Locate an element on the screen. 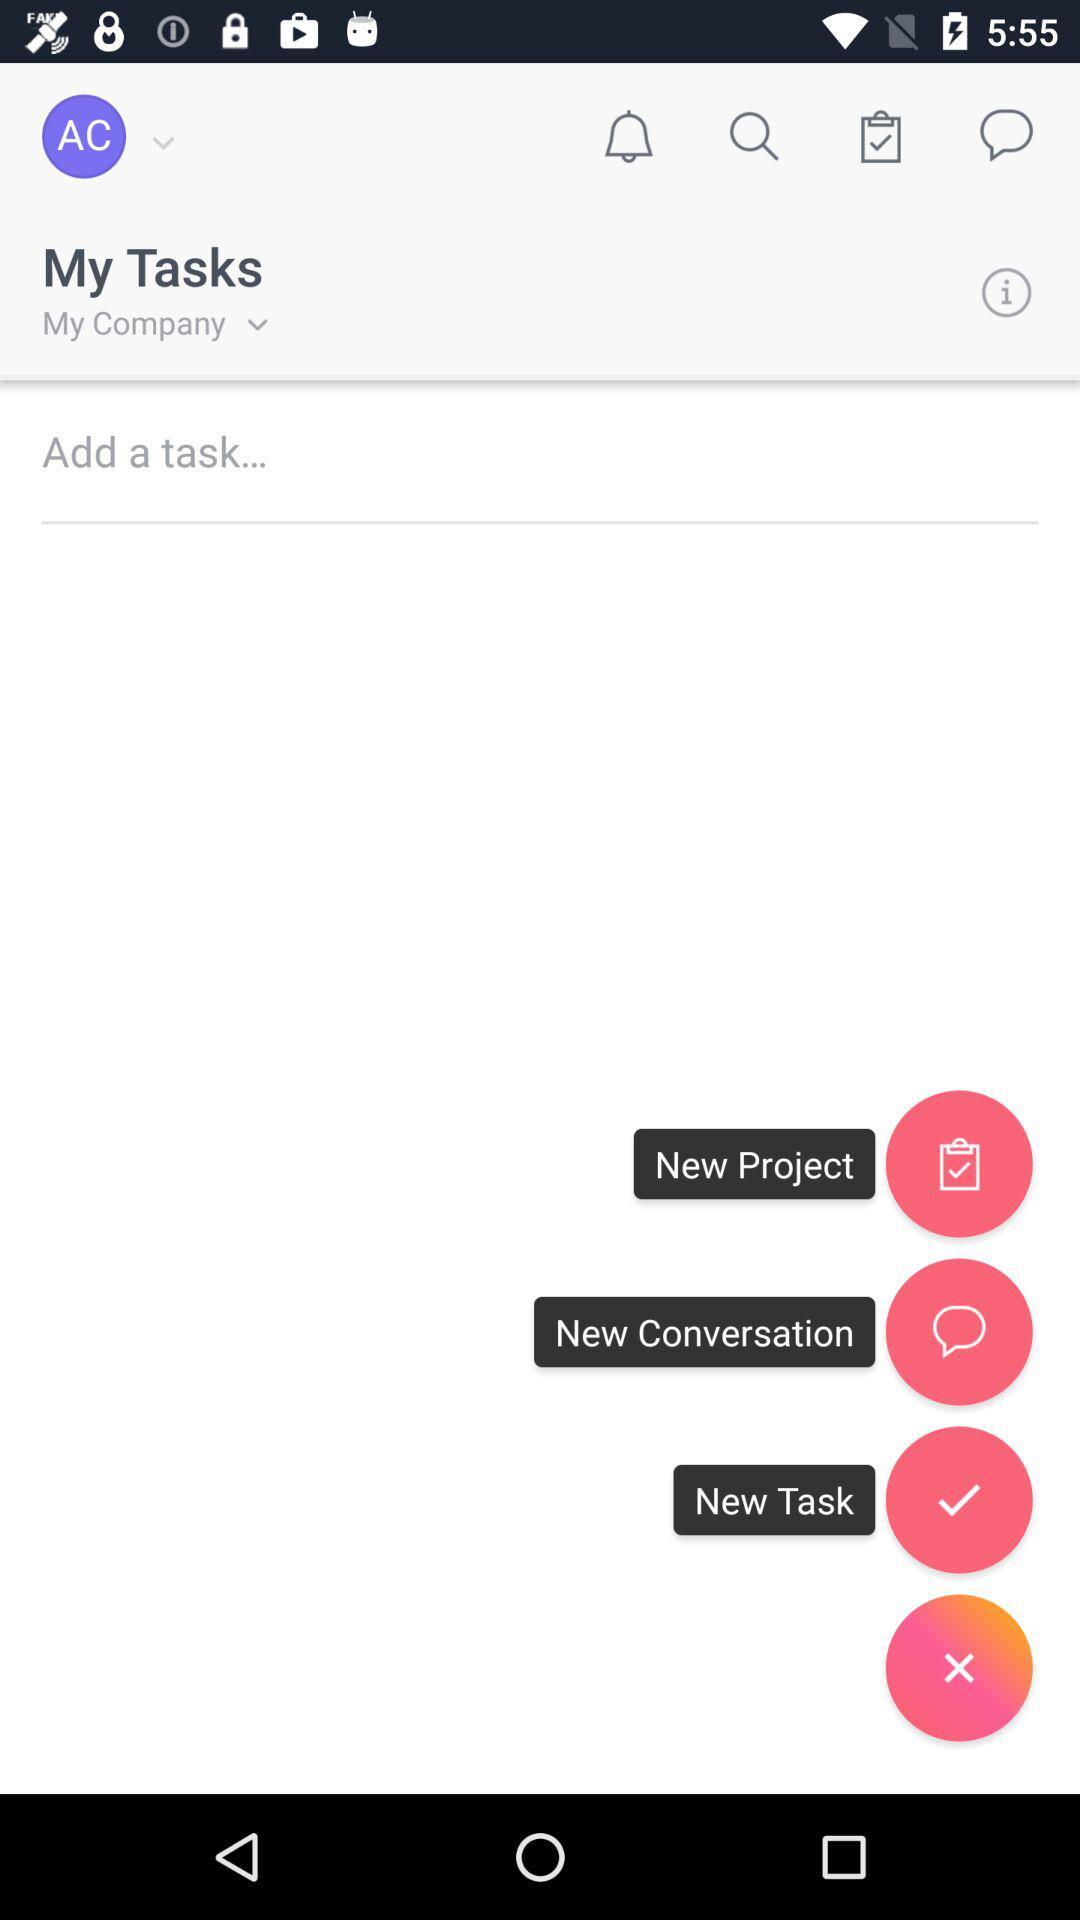 Image resolution: width=1080 pixels, height=1920 pixels. the icon right to the search is located at coordinates (879, 136).